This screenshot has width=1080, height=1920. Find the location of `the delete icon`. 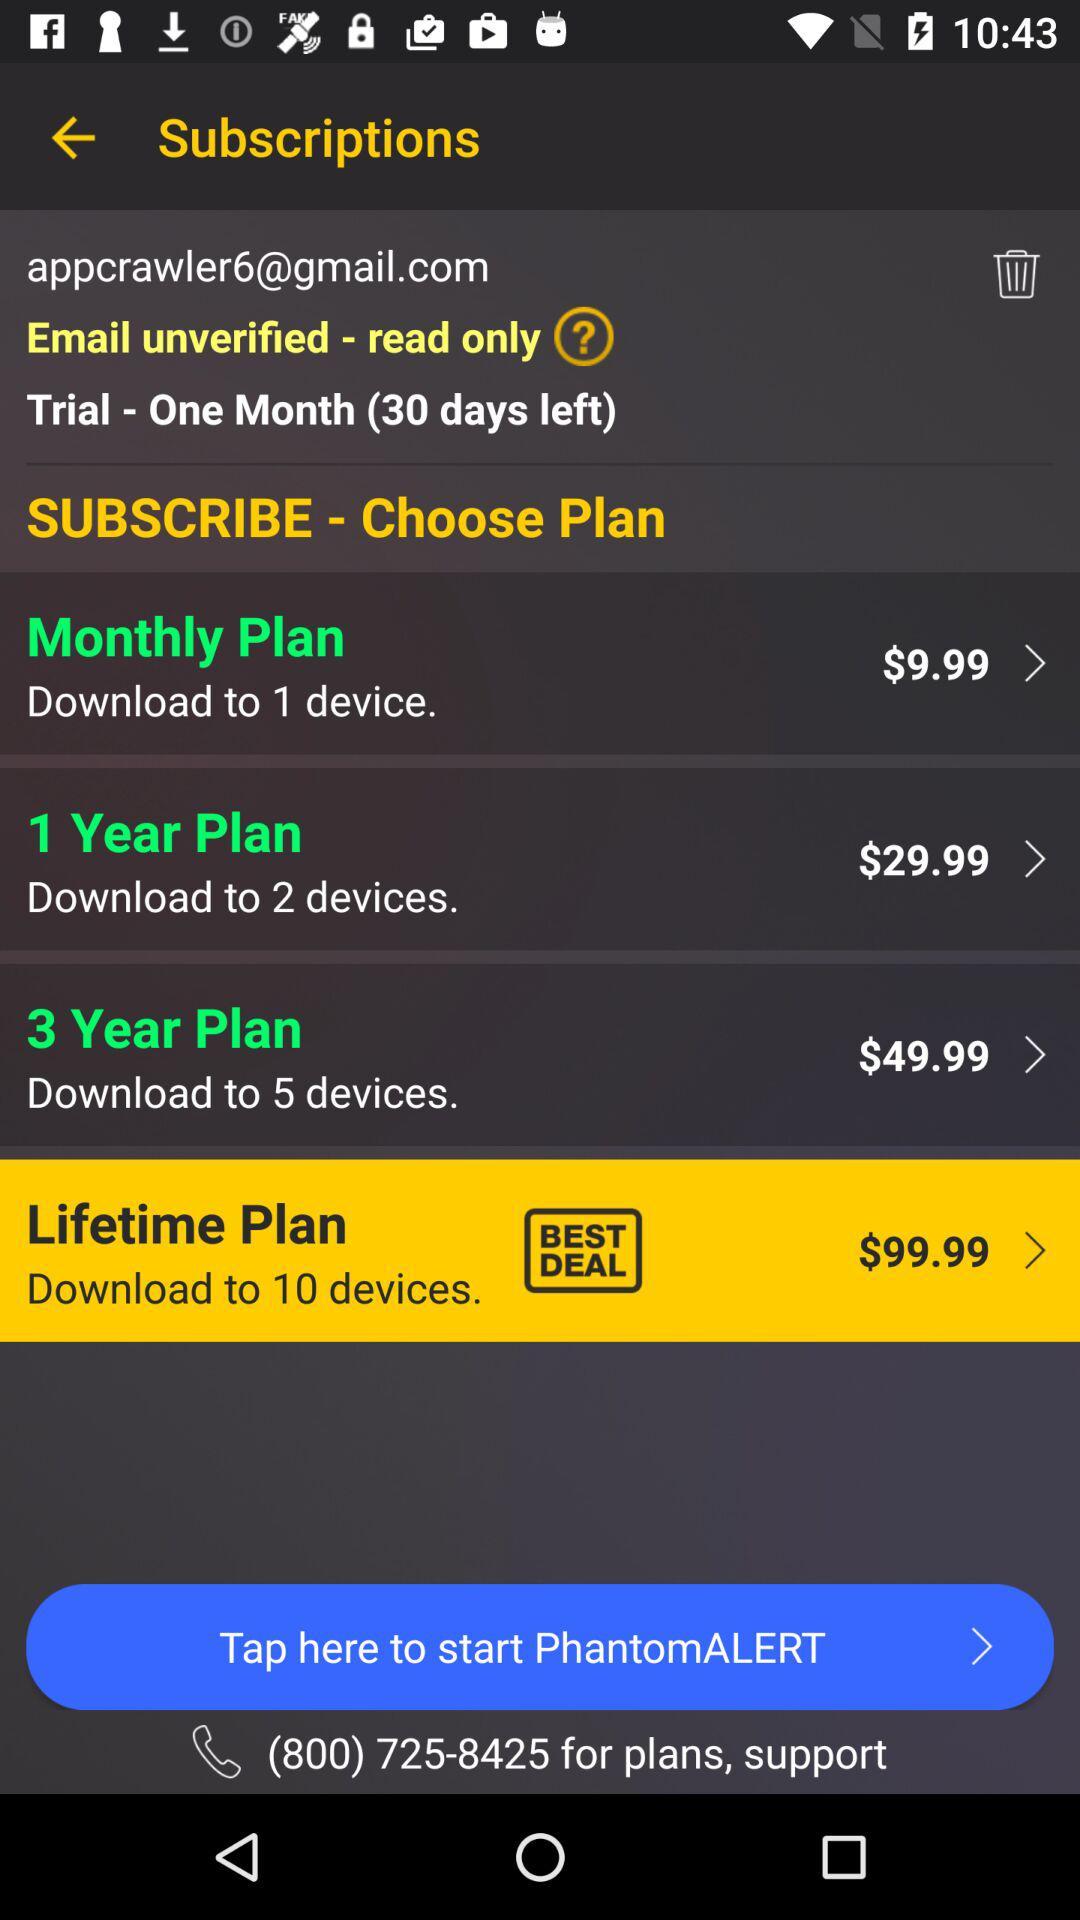

the delete icon is located at coordinates (1016, 273).